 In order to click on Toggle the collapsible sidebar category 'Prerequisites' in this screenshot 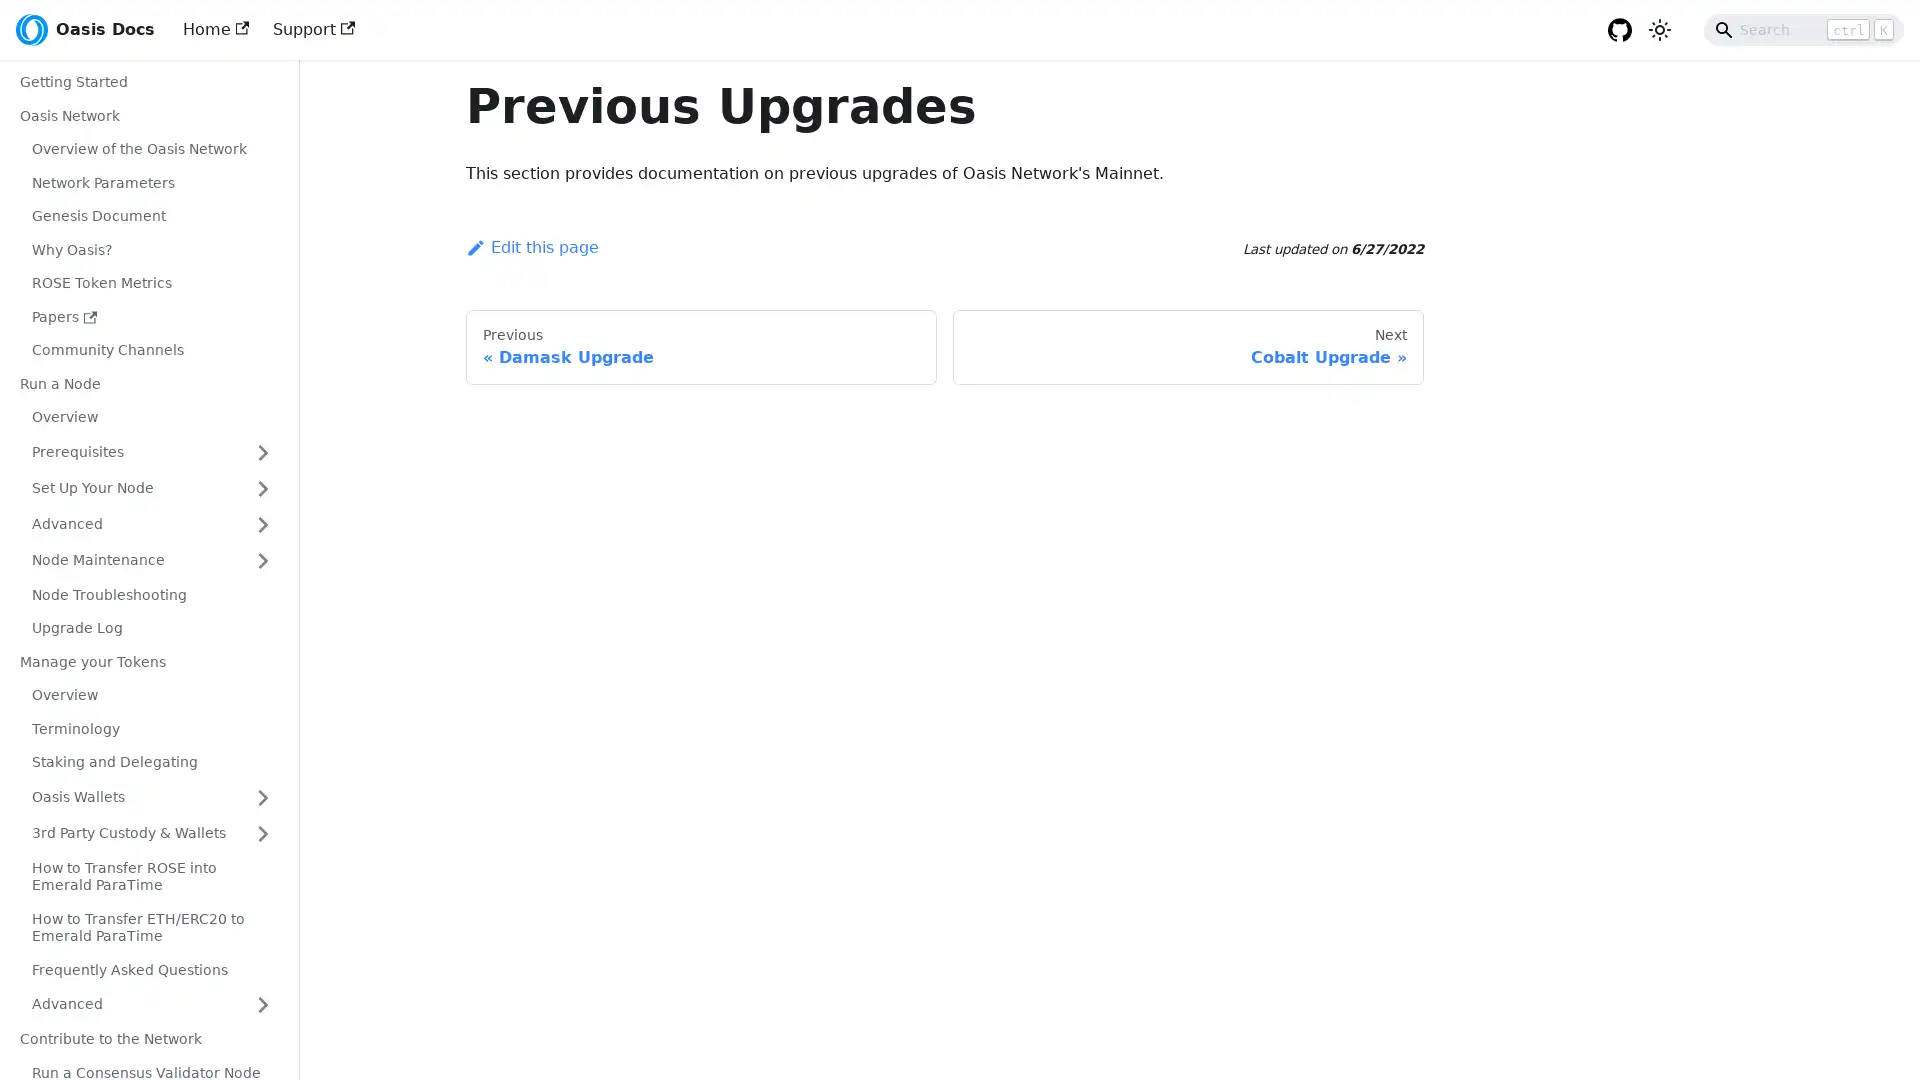, I will do `click(262, 451)`.